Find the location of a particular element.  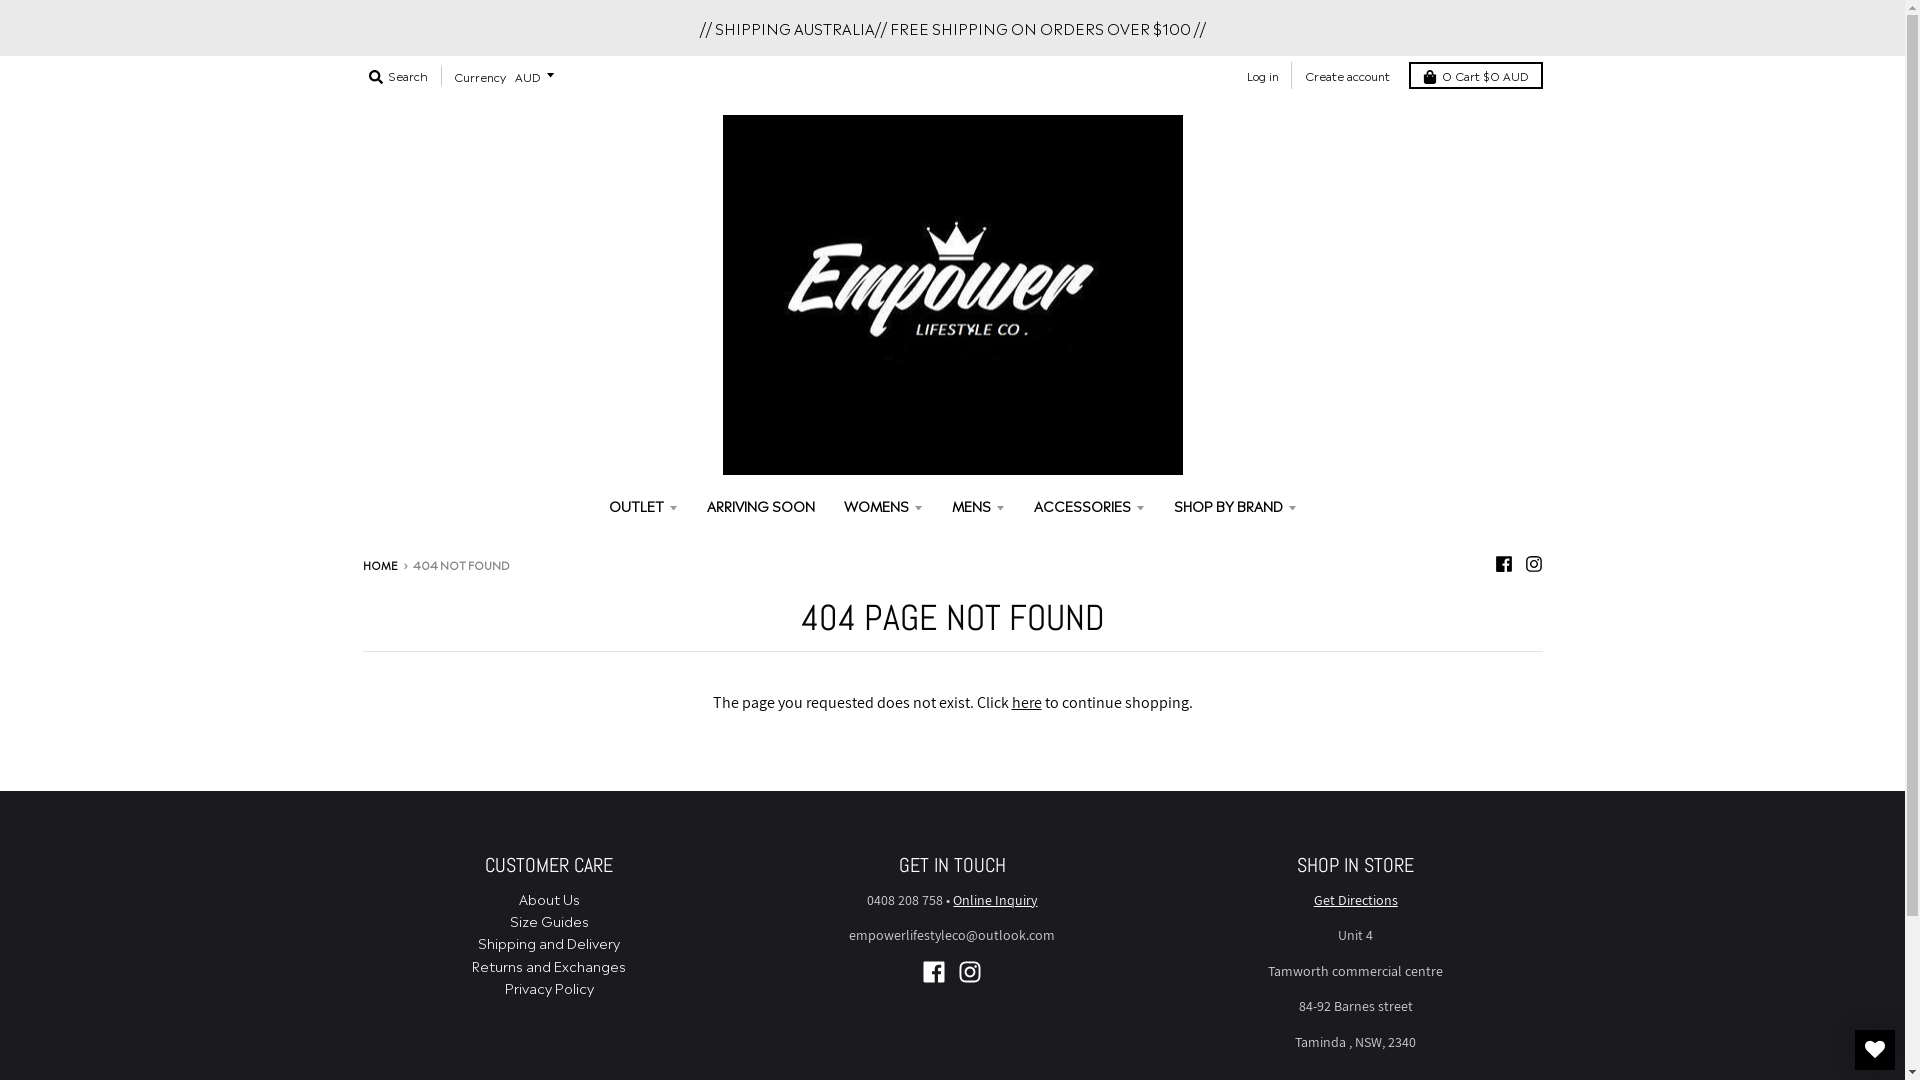

'Log in' is located at coordinates (1238, 74).